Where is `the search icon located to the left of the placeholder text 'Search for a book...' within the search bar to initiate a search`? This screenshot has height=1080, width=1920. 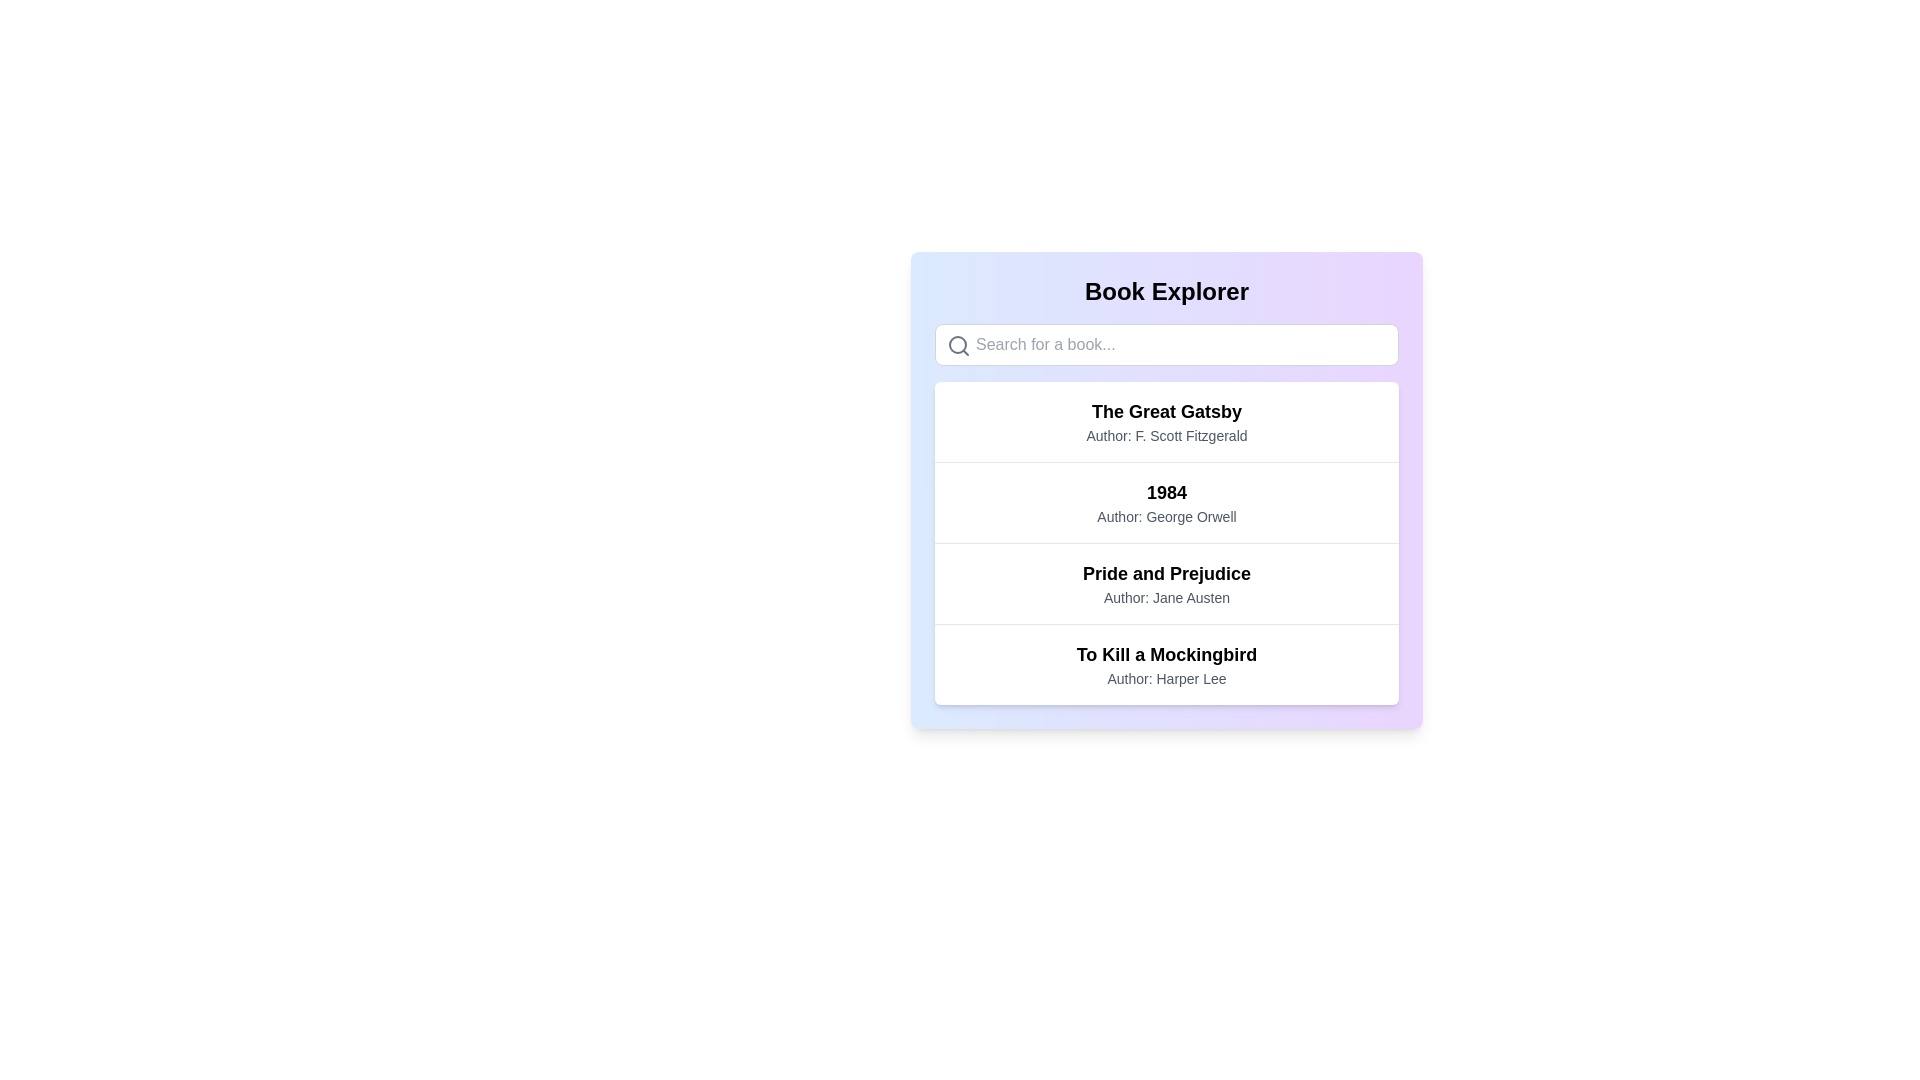
the search icon located to the left of the placeholder text 'Search for a book...' within the search bar to initiate a search is located at coordinates (958, 345).